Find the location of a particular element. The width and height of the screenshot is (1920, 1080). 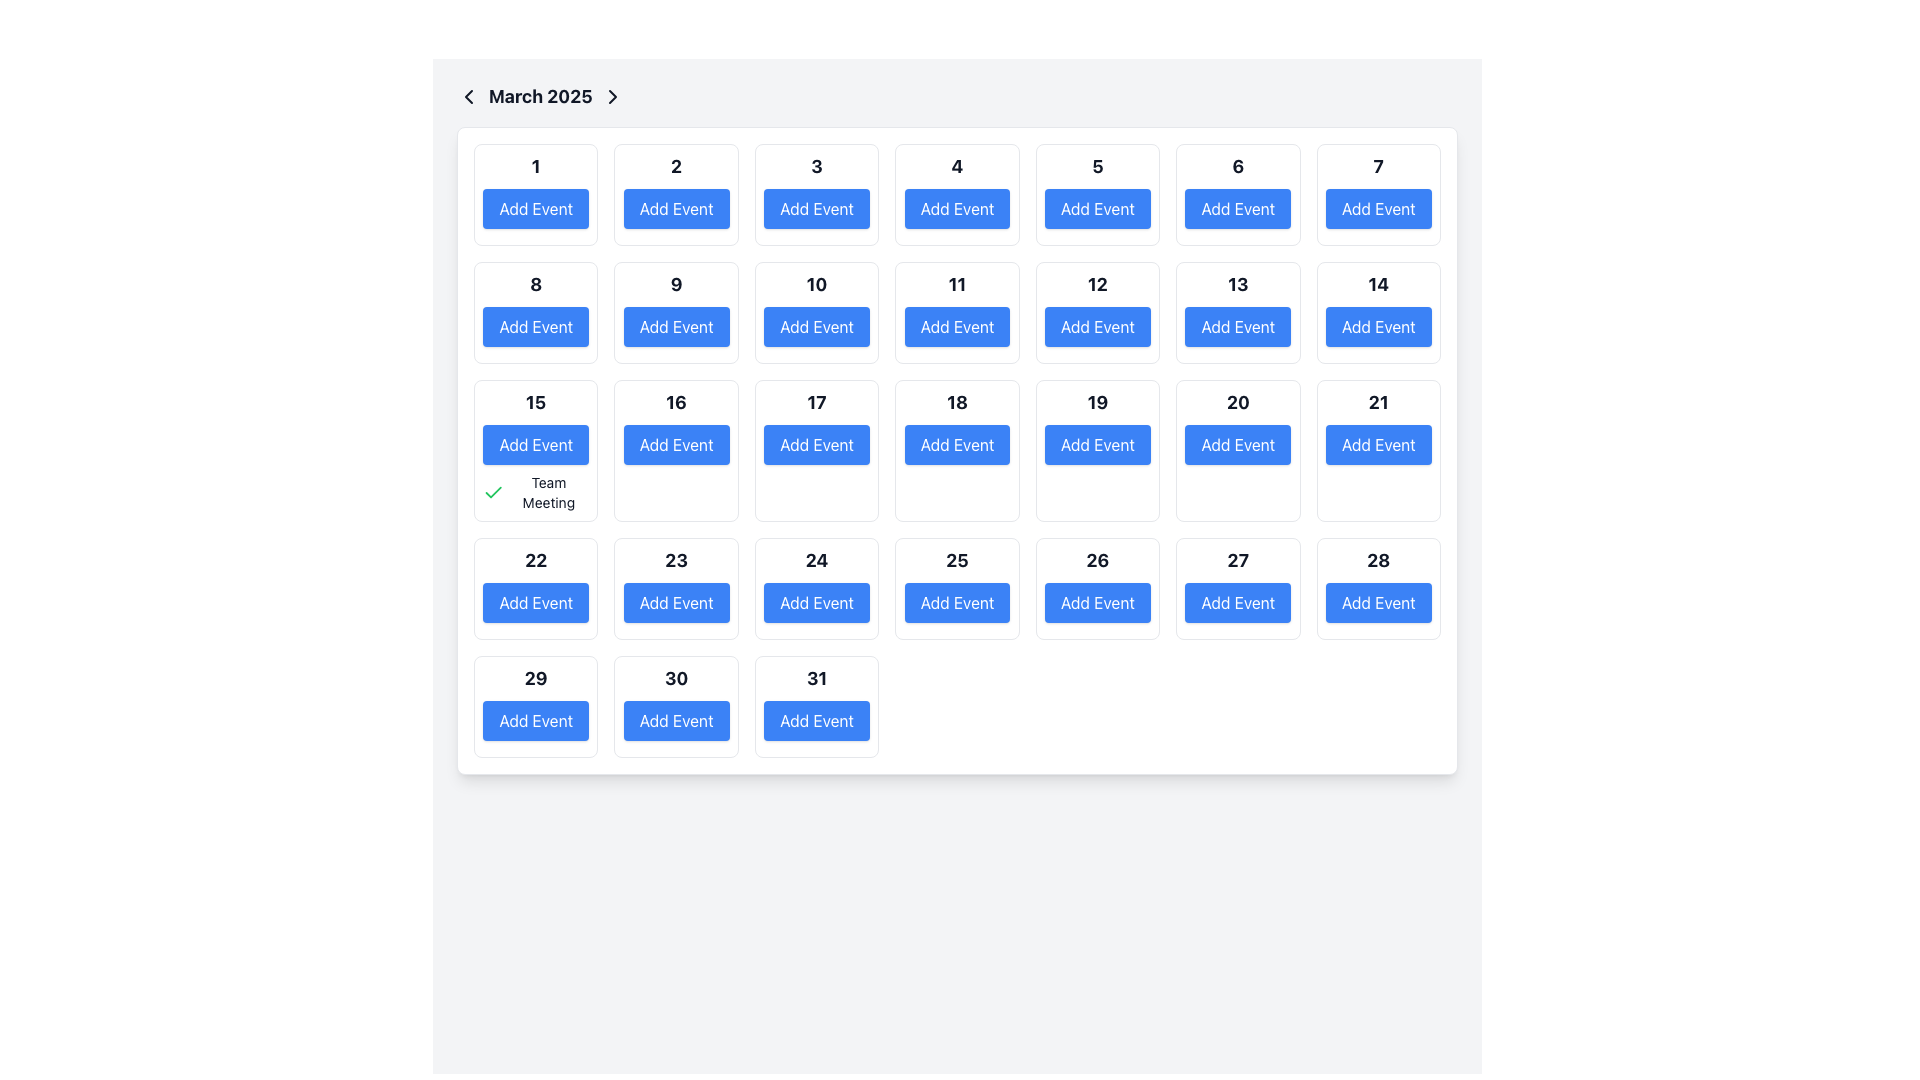

the static text displaying the date '19' in the sixth row and fourth column of the calendar interface is located at coordinates (1096, 402).